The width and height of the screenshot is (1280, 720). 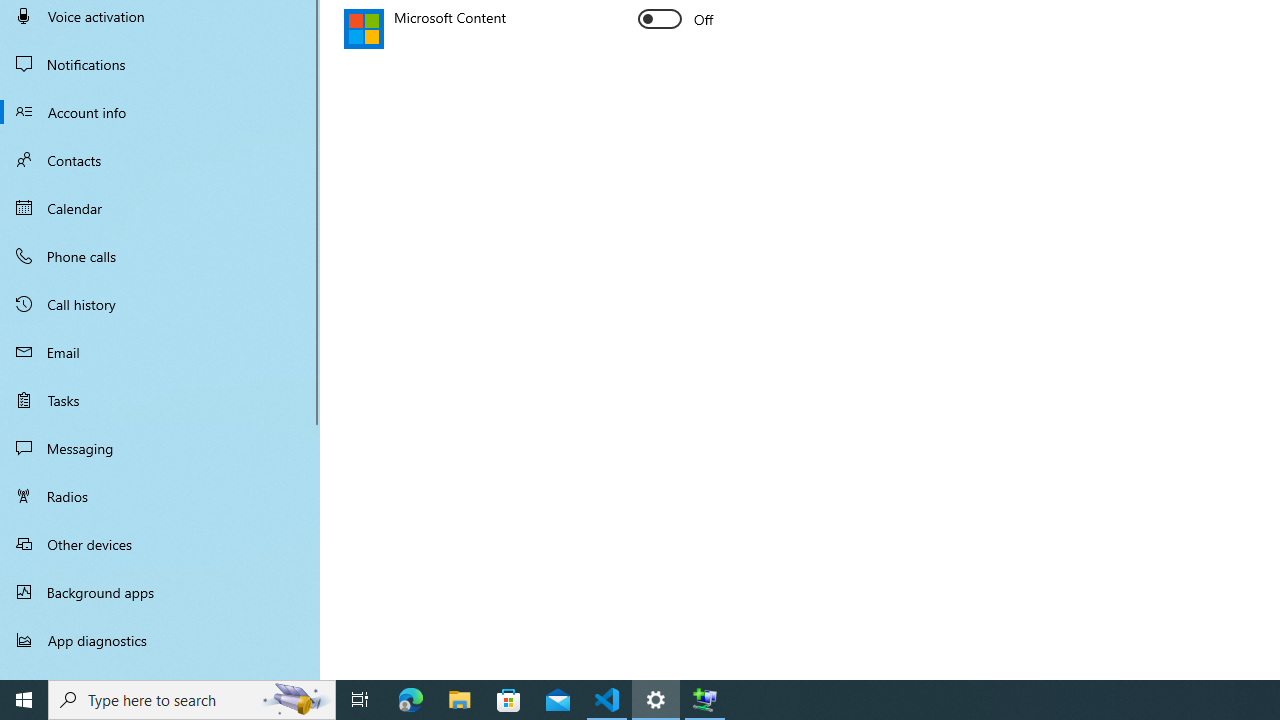 I want to click on 'Account info', so click(x=160, y=111).